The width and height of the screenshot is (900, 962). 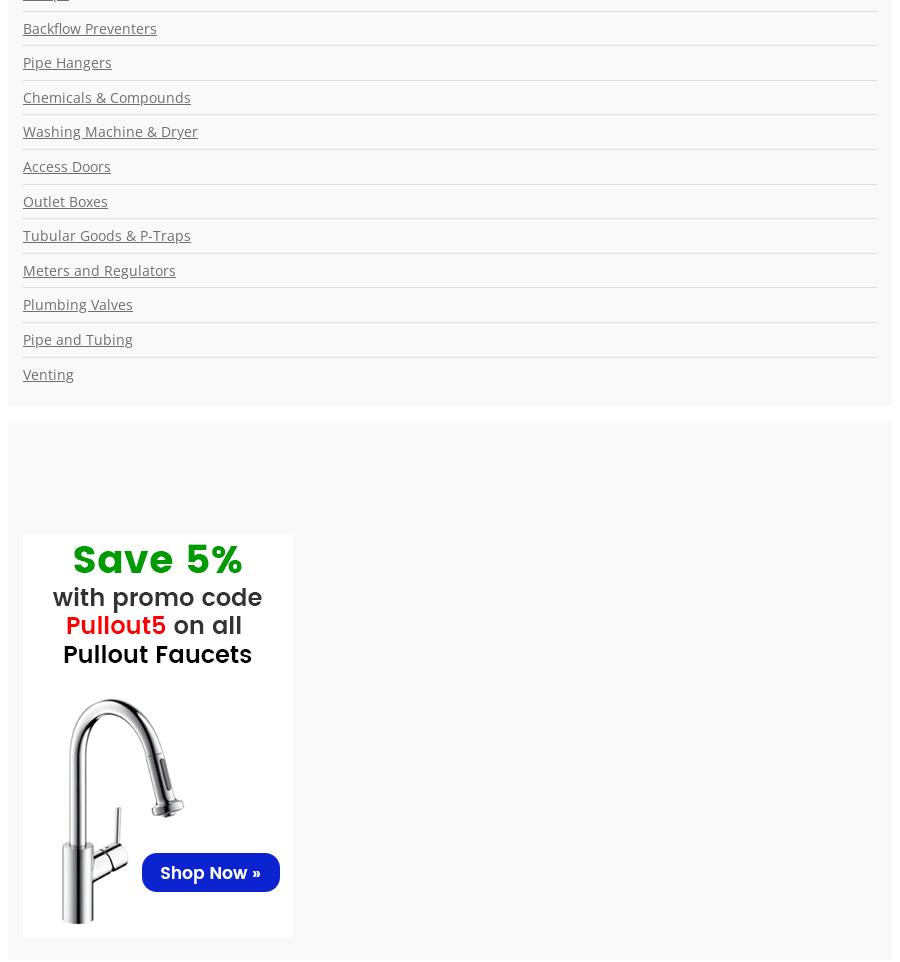 I want to click on 'Chemicals & Compounds', so click(x=106, y=96).